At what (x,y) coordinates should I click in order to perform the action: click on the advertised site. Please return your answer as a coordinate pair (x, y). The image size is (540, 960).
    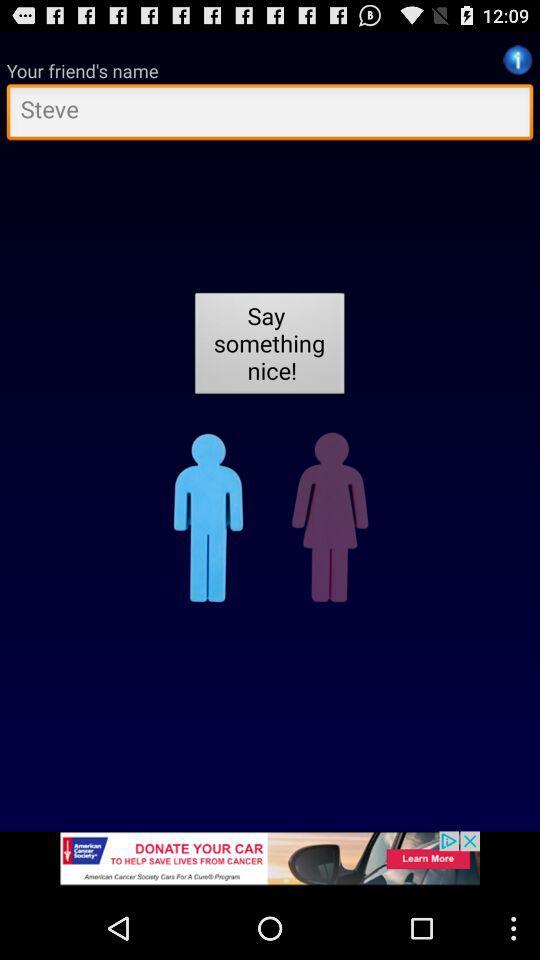
    Looking at the image, I should click on (270, 863).